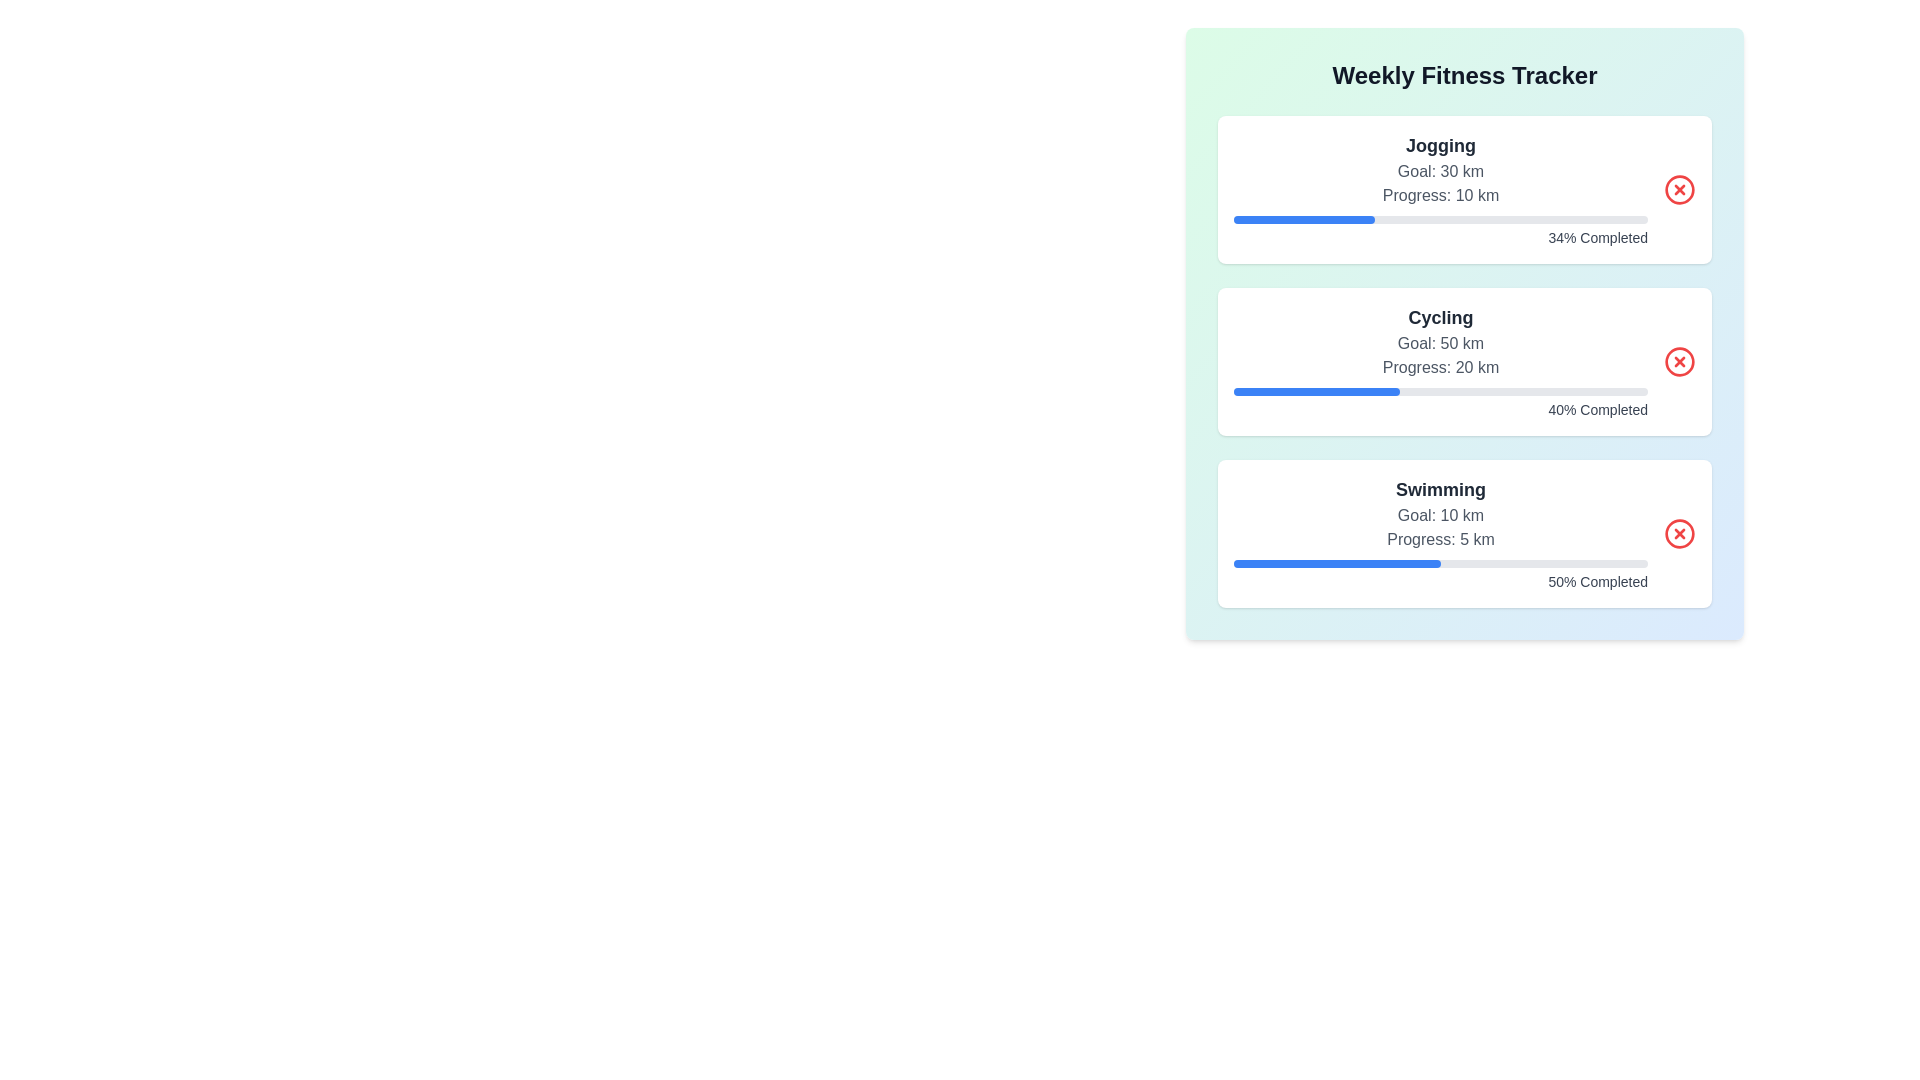 The height and width of the screenshot is (1080, 1920). I want to click on the decorative circle surrounding the 'X' symbol in the cancel icon located at the top-right corner of the 'Jogging' activity card in the Weekly Fitness Tracker interface, so click(1680, 189).